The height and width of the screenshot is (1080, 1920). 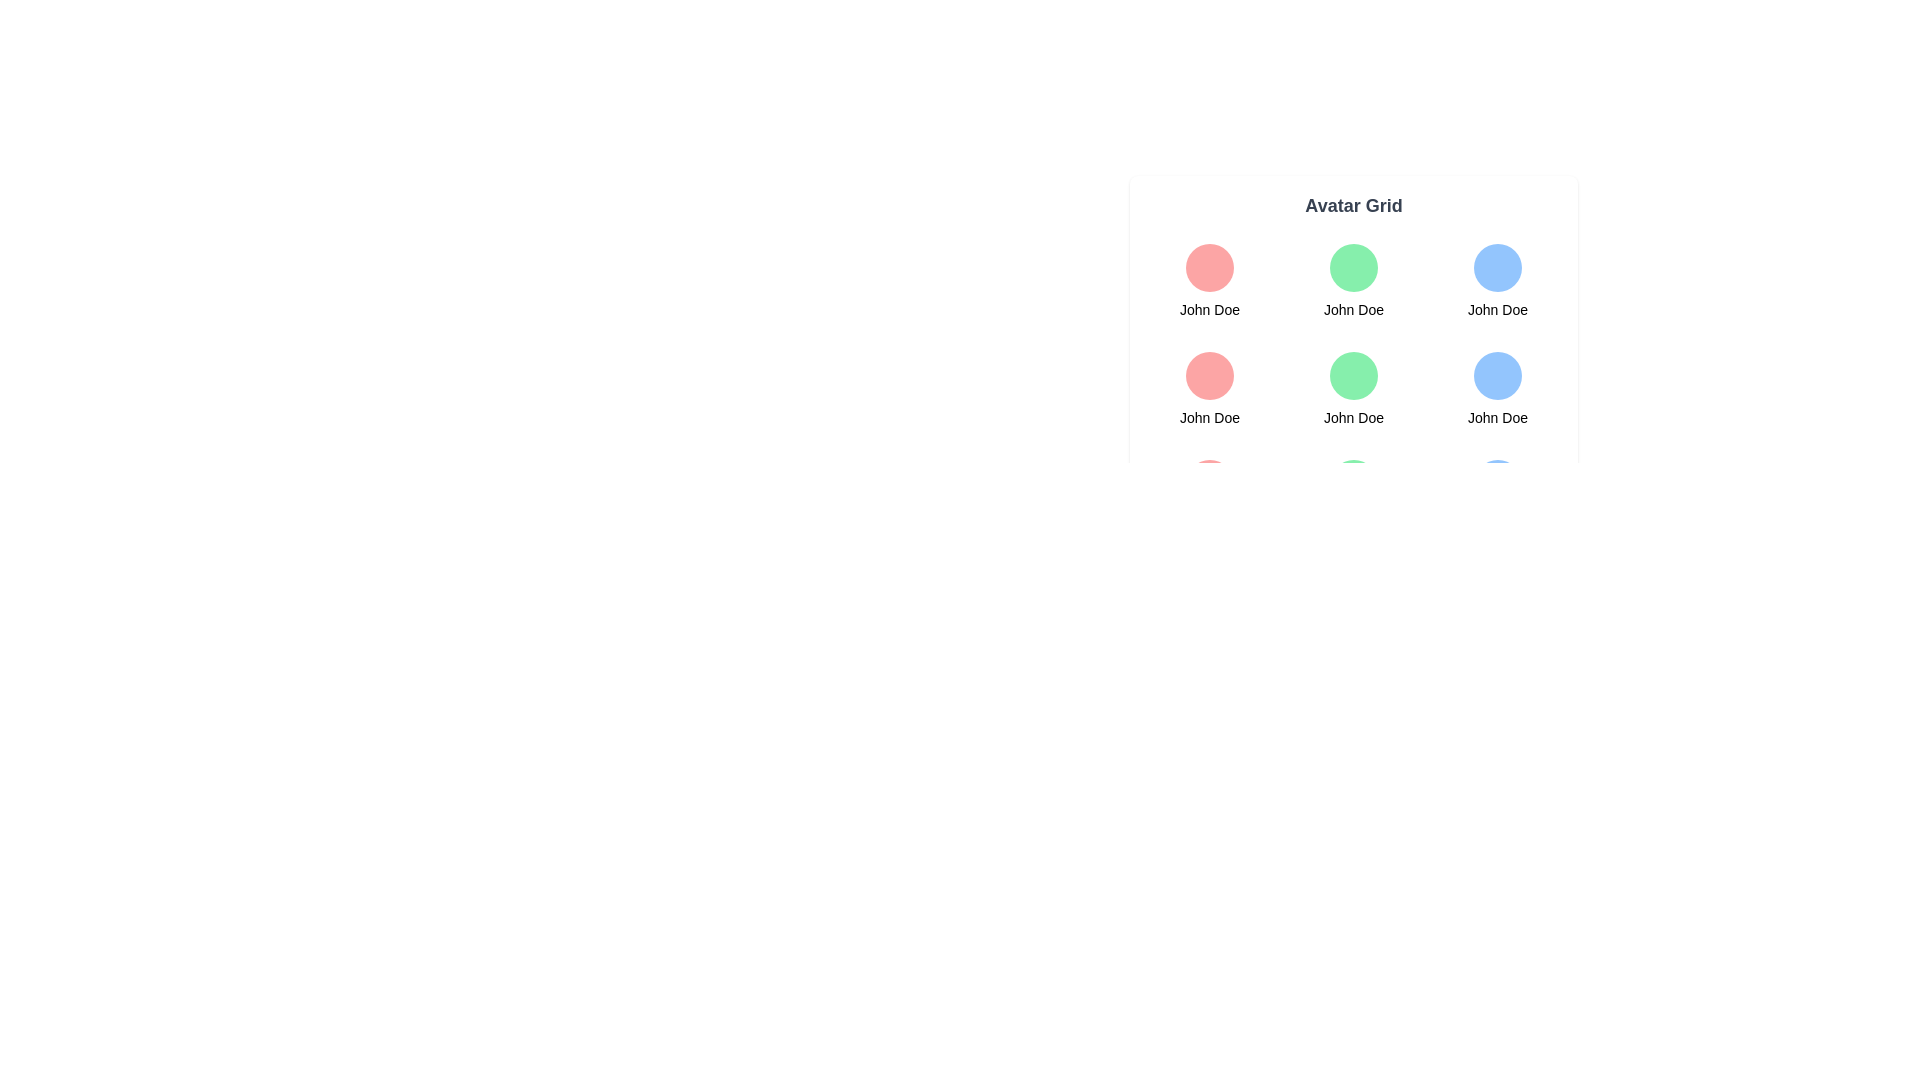 What do you see at coordinates (1353, 375) in the screenshot?
I see `the circular avatar located in the middle row of the grid, the second item from the left` at bounding box center [1353, 375].